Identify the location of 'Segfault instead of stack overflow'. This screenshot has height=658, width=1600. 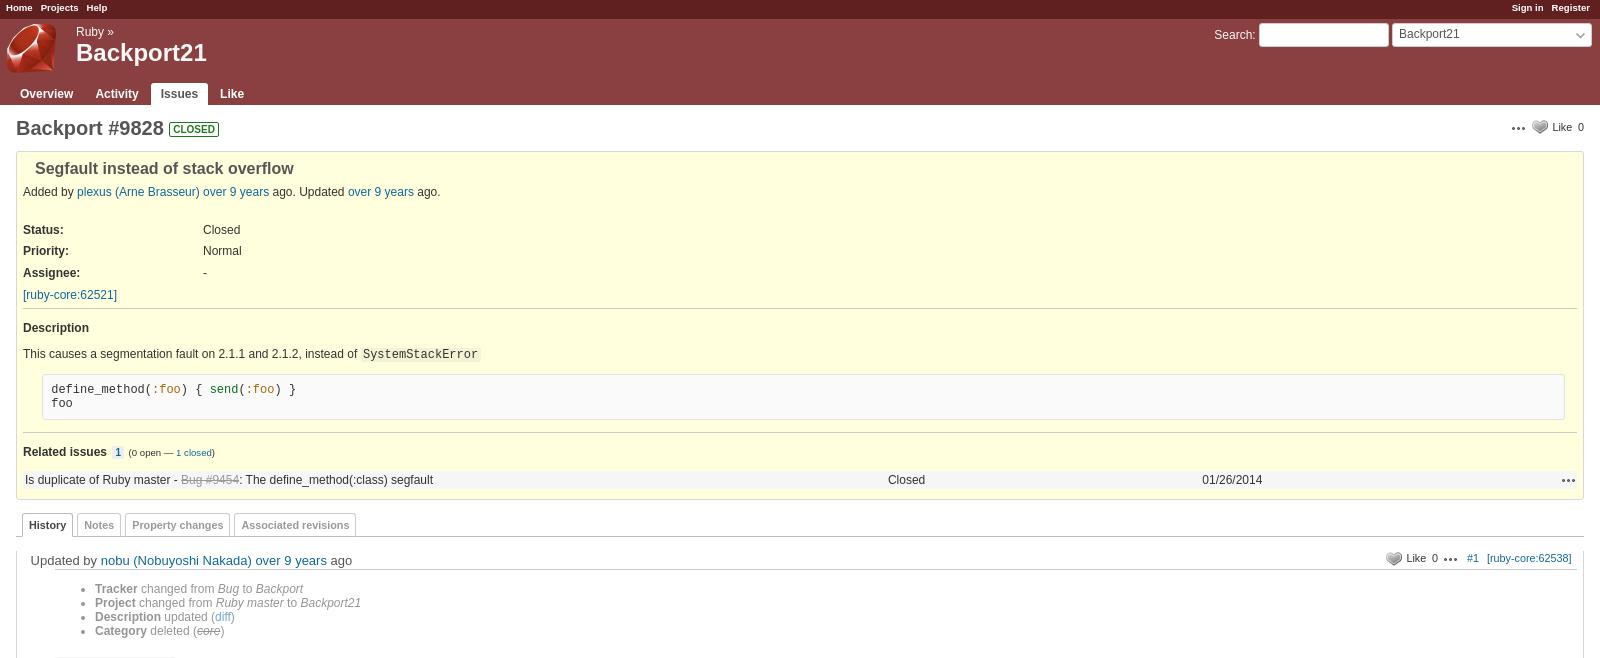
(163, 166).